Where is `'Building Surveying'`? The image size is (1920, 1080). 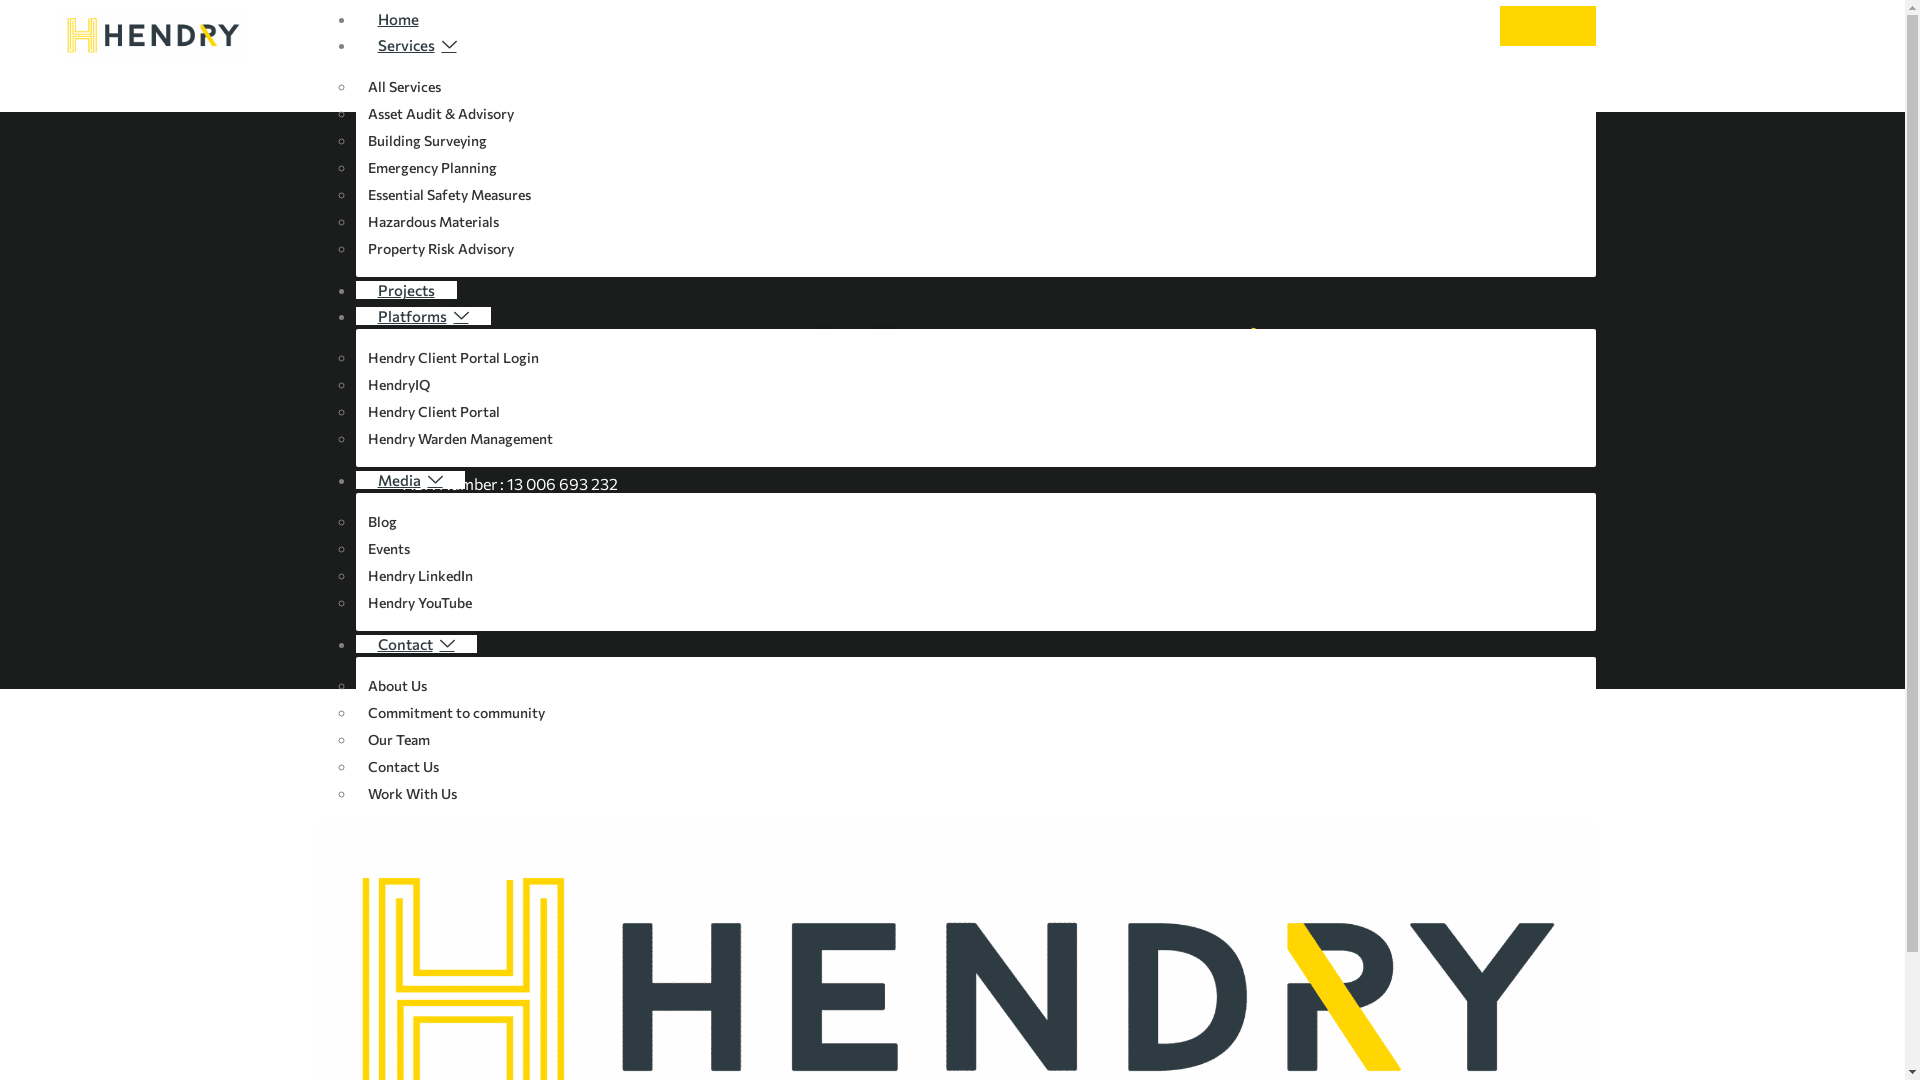 'Building Surveying' is located at coordinates (426, 139).